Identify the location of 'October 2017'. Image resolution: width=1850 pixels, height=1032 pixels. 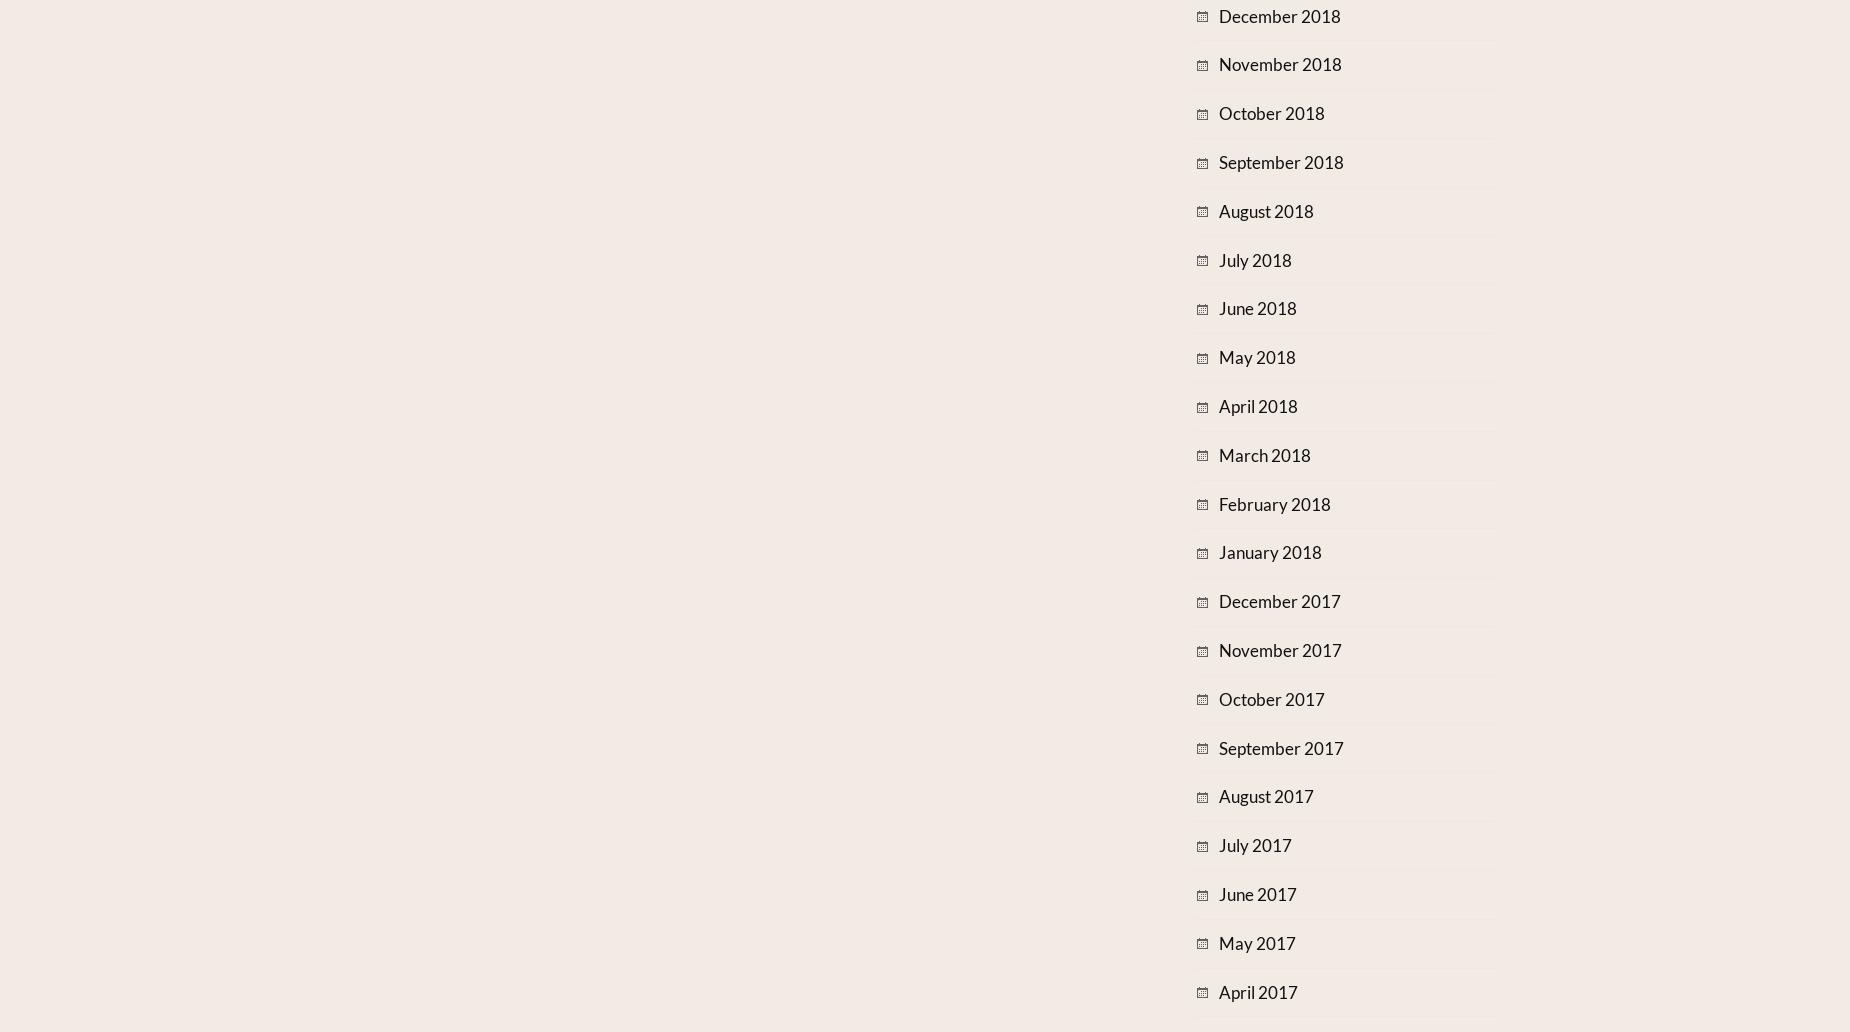
(1271, 697).